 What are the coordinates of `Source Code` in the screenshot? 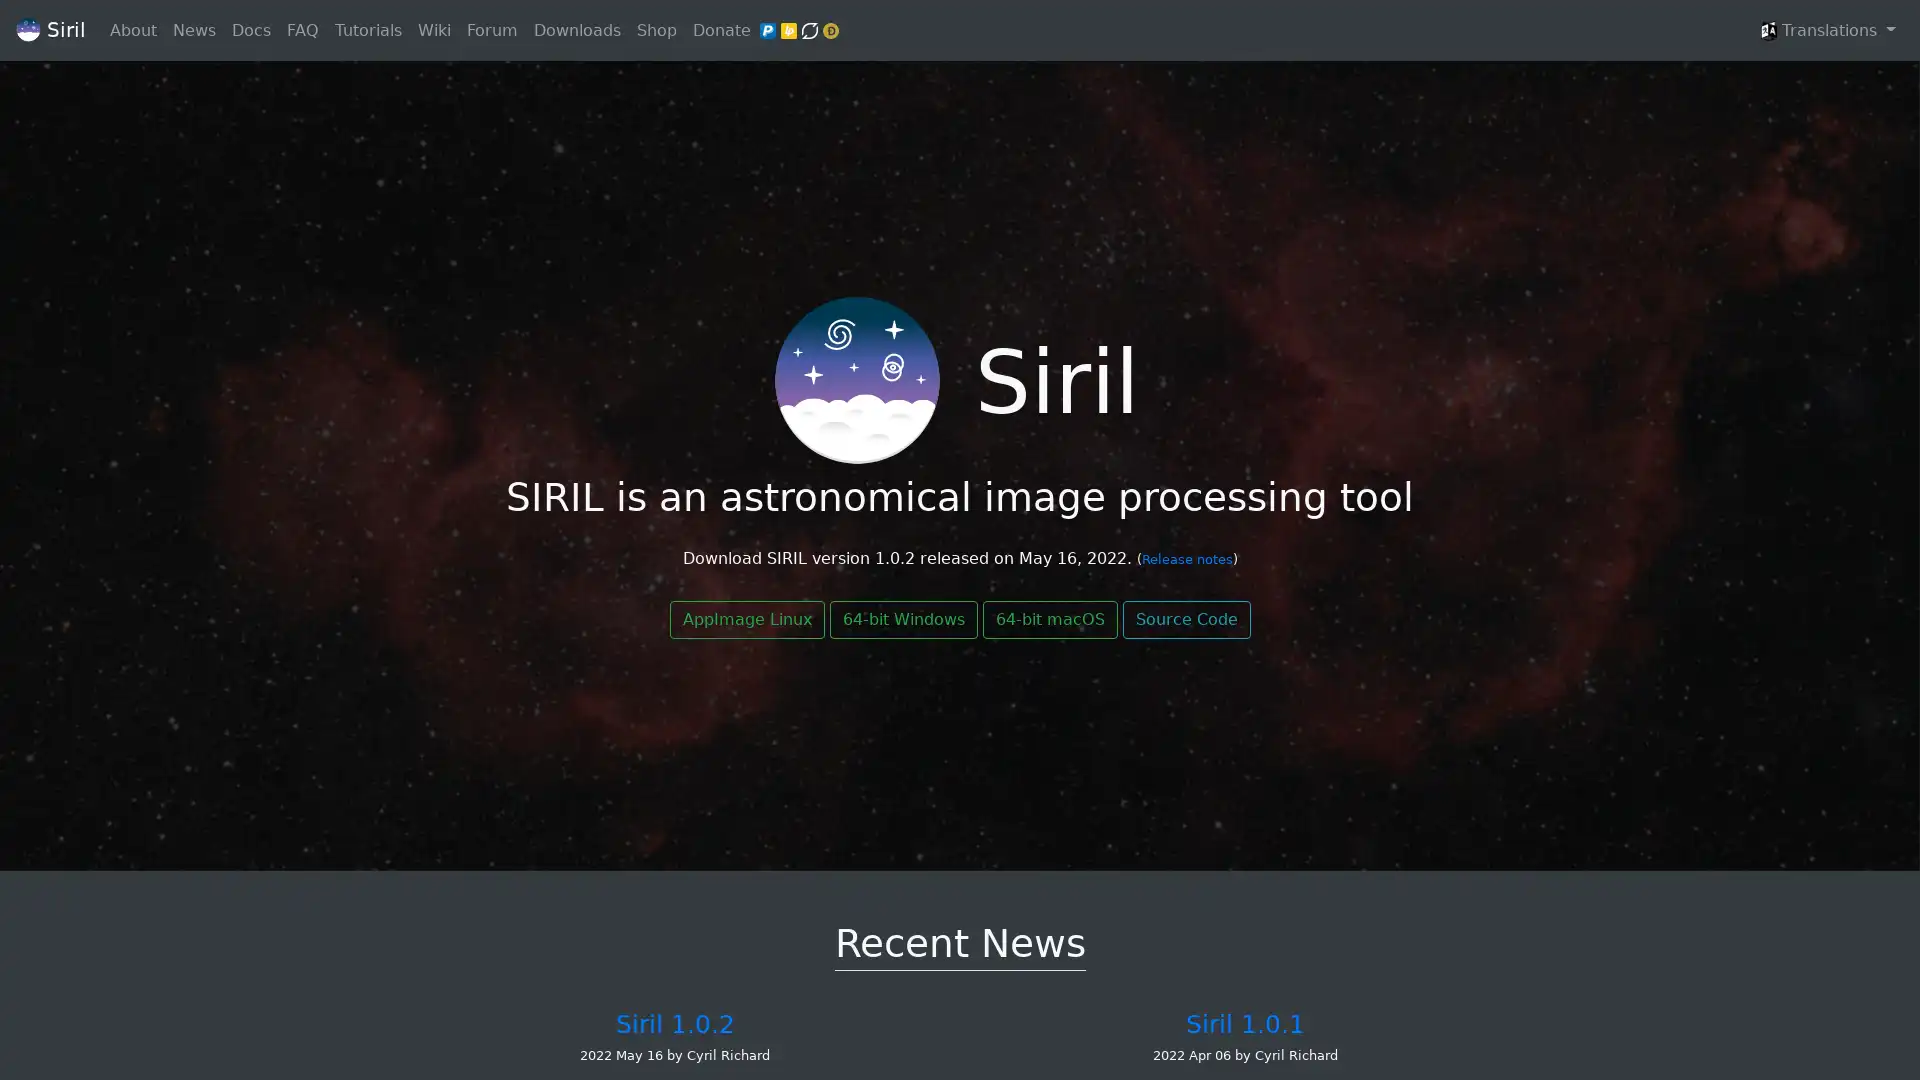 It's located at (1185, 619).